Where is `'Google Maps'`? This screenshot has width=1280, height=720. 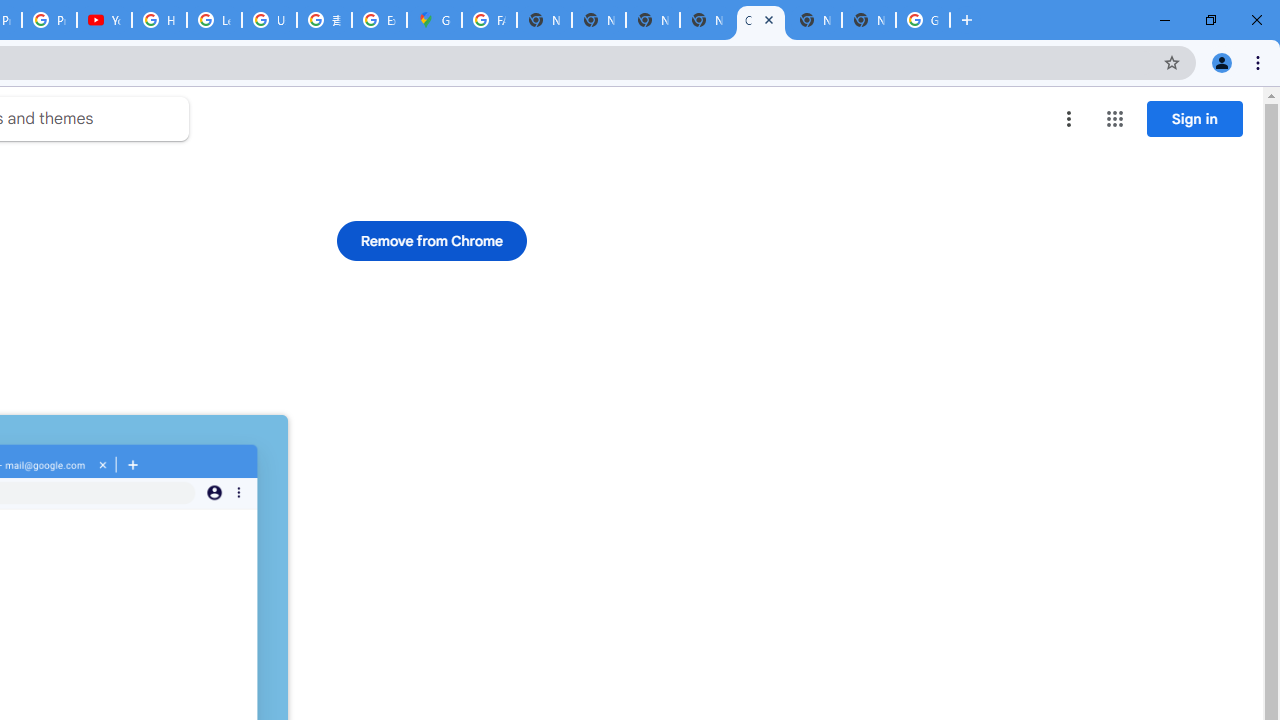
'Google Maps' is located at coordinates (433, 20).